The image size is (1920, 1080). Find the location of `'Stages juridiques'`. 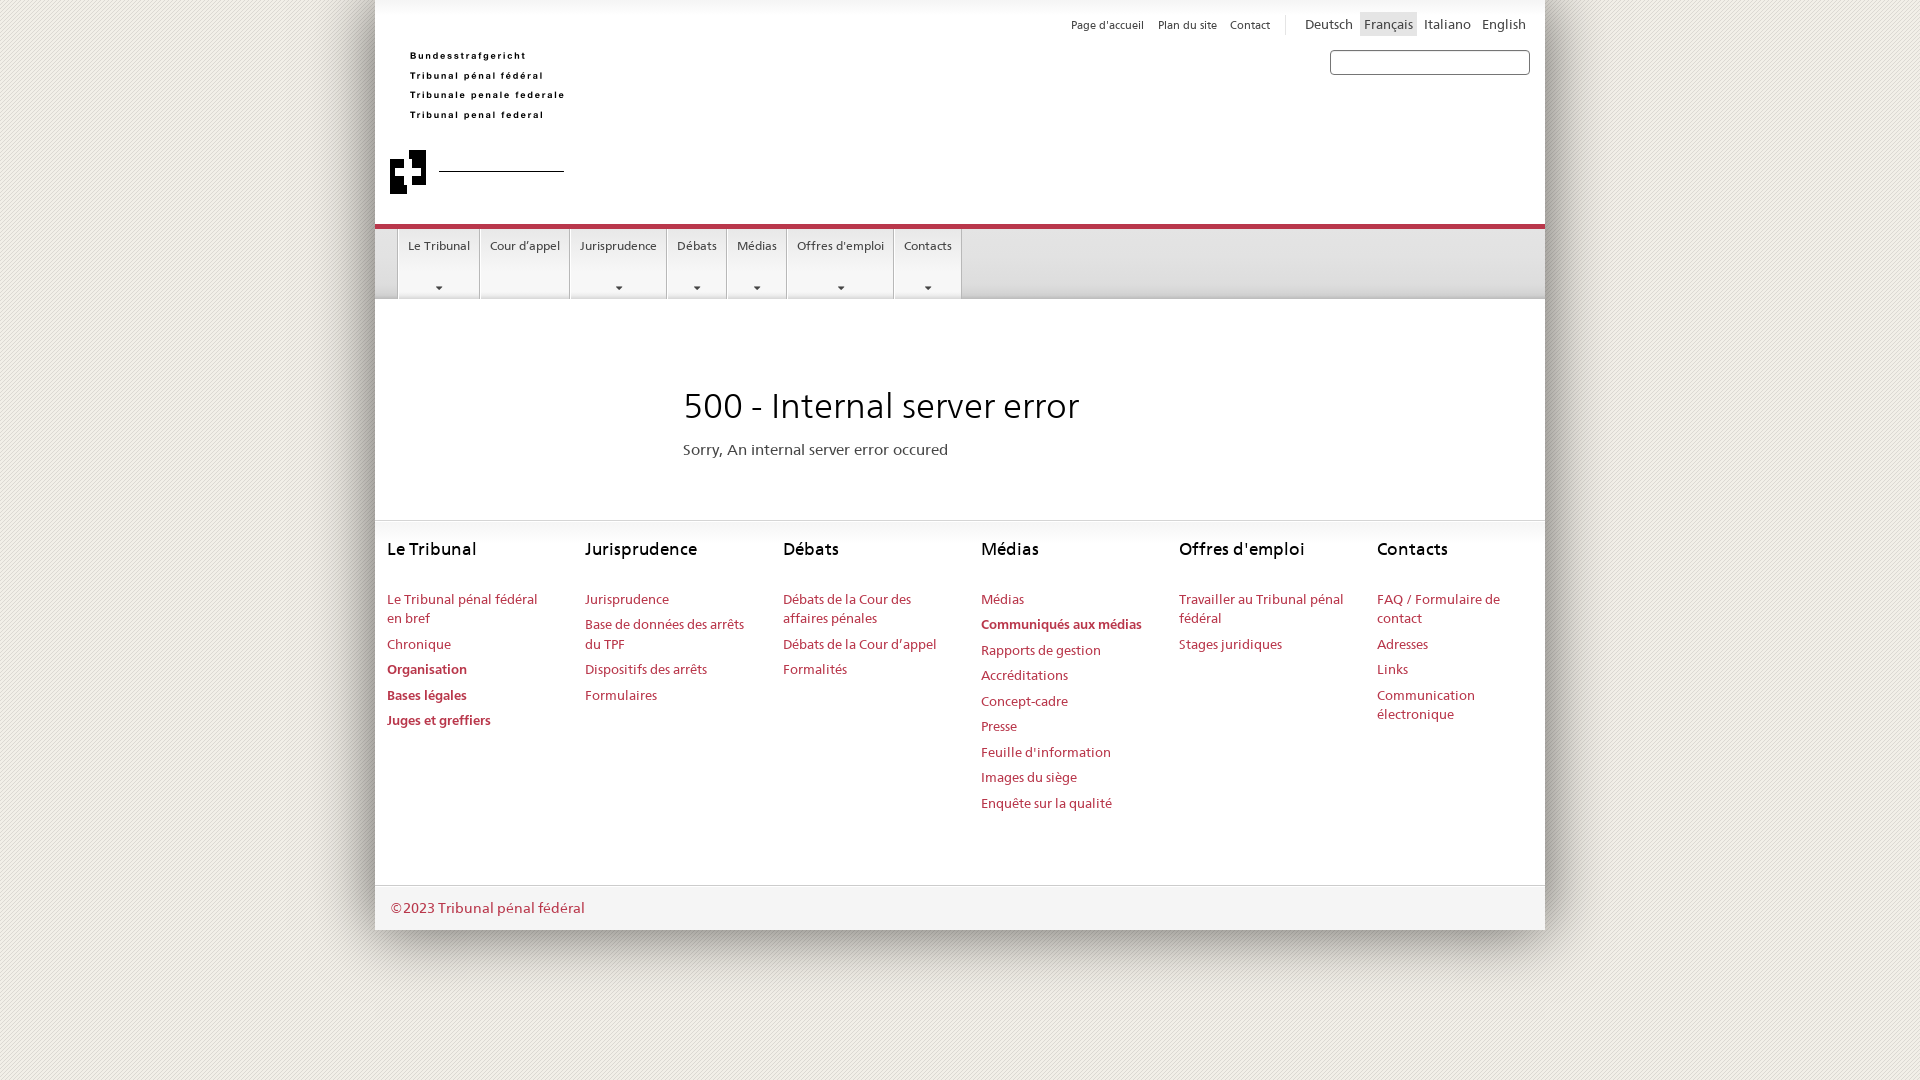

'Stages juridiques' is located at coordinates (1229, 644).